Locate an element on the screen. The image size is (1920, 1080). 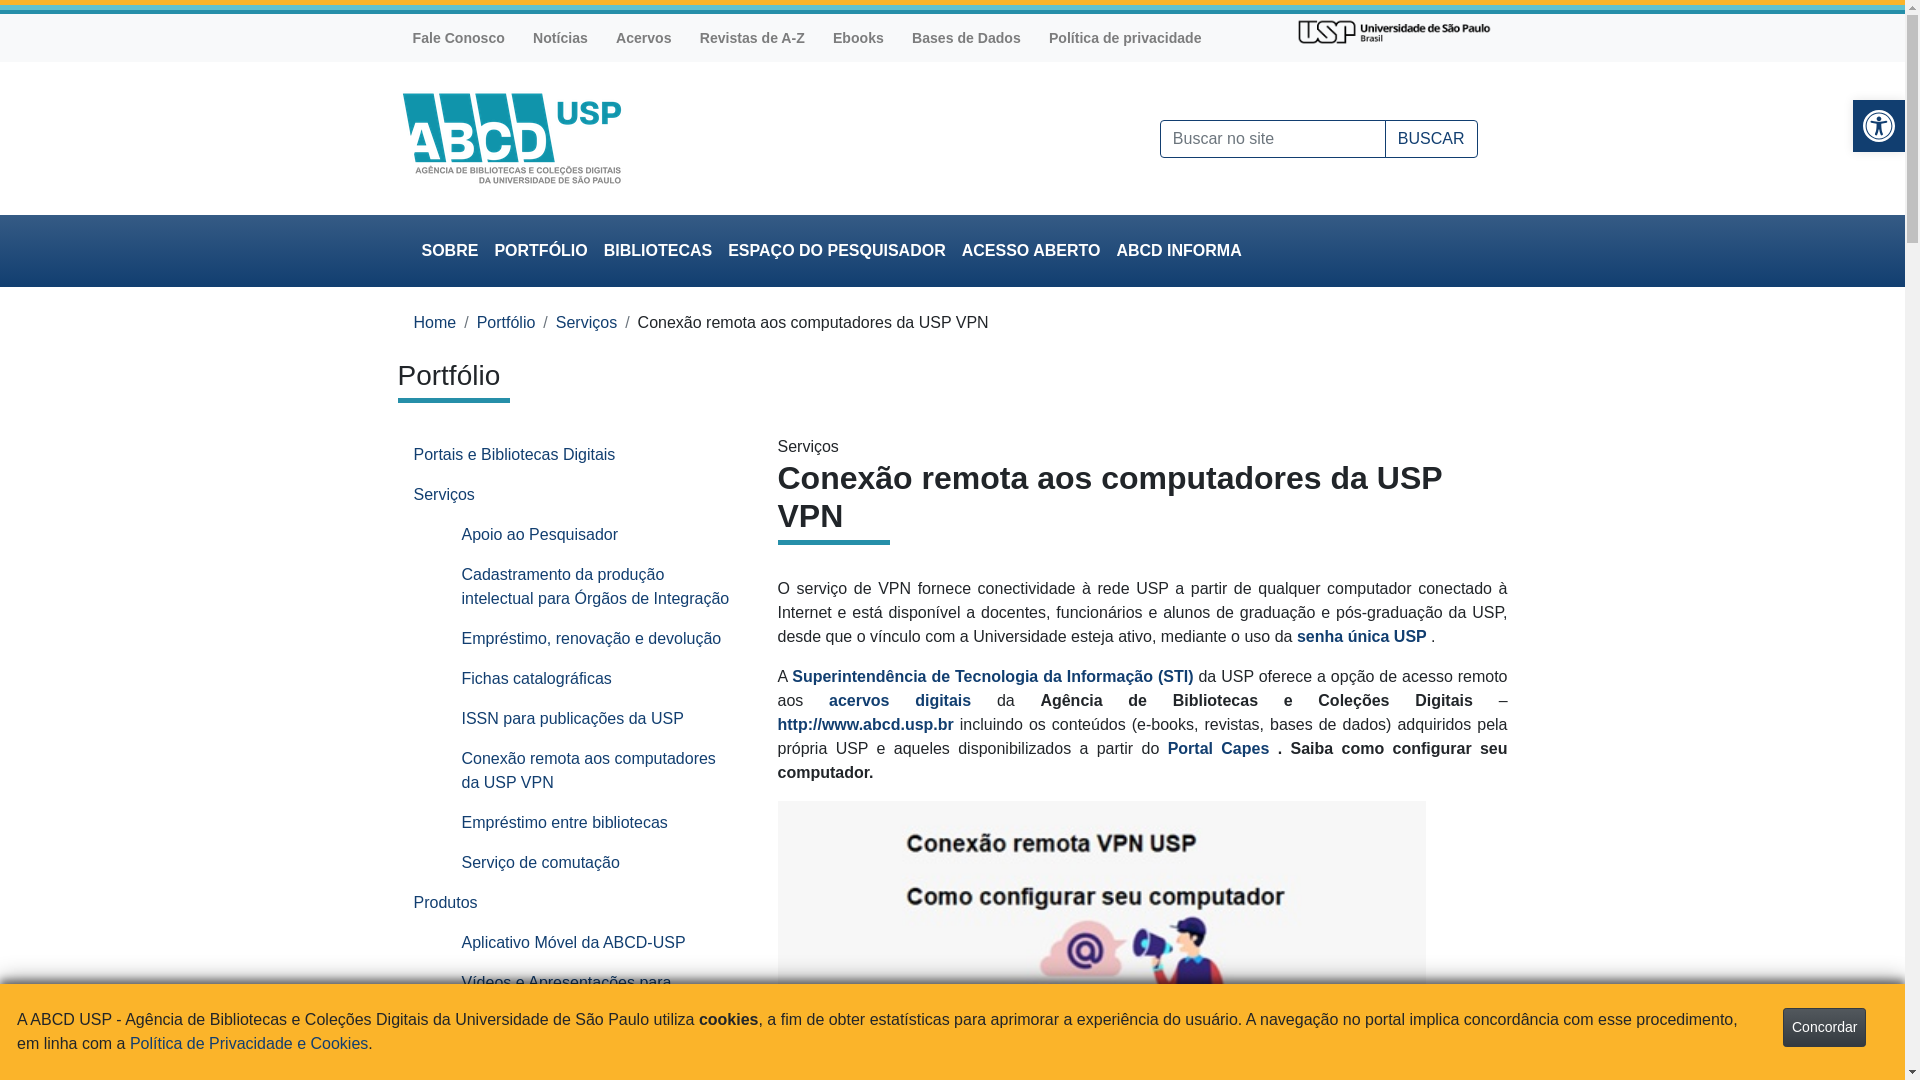
'Barra de Ferramentas Aberta is located at coordinates (1877, 126).